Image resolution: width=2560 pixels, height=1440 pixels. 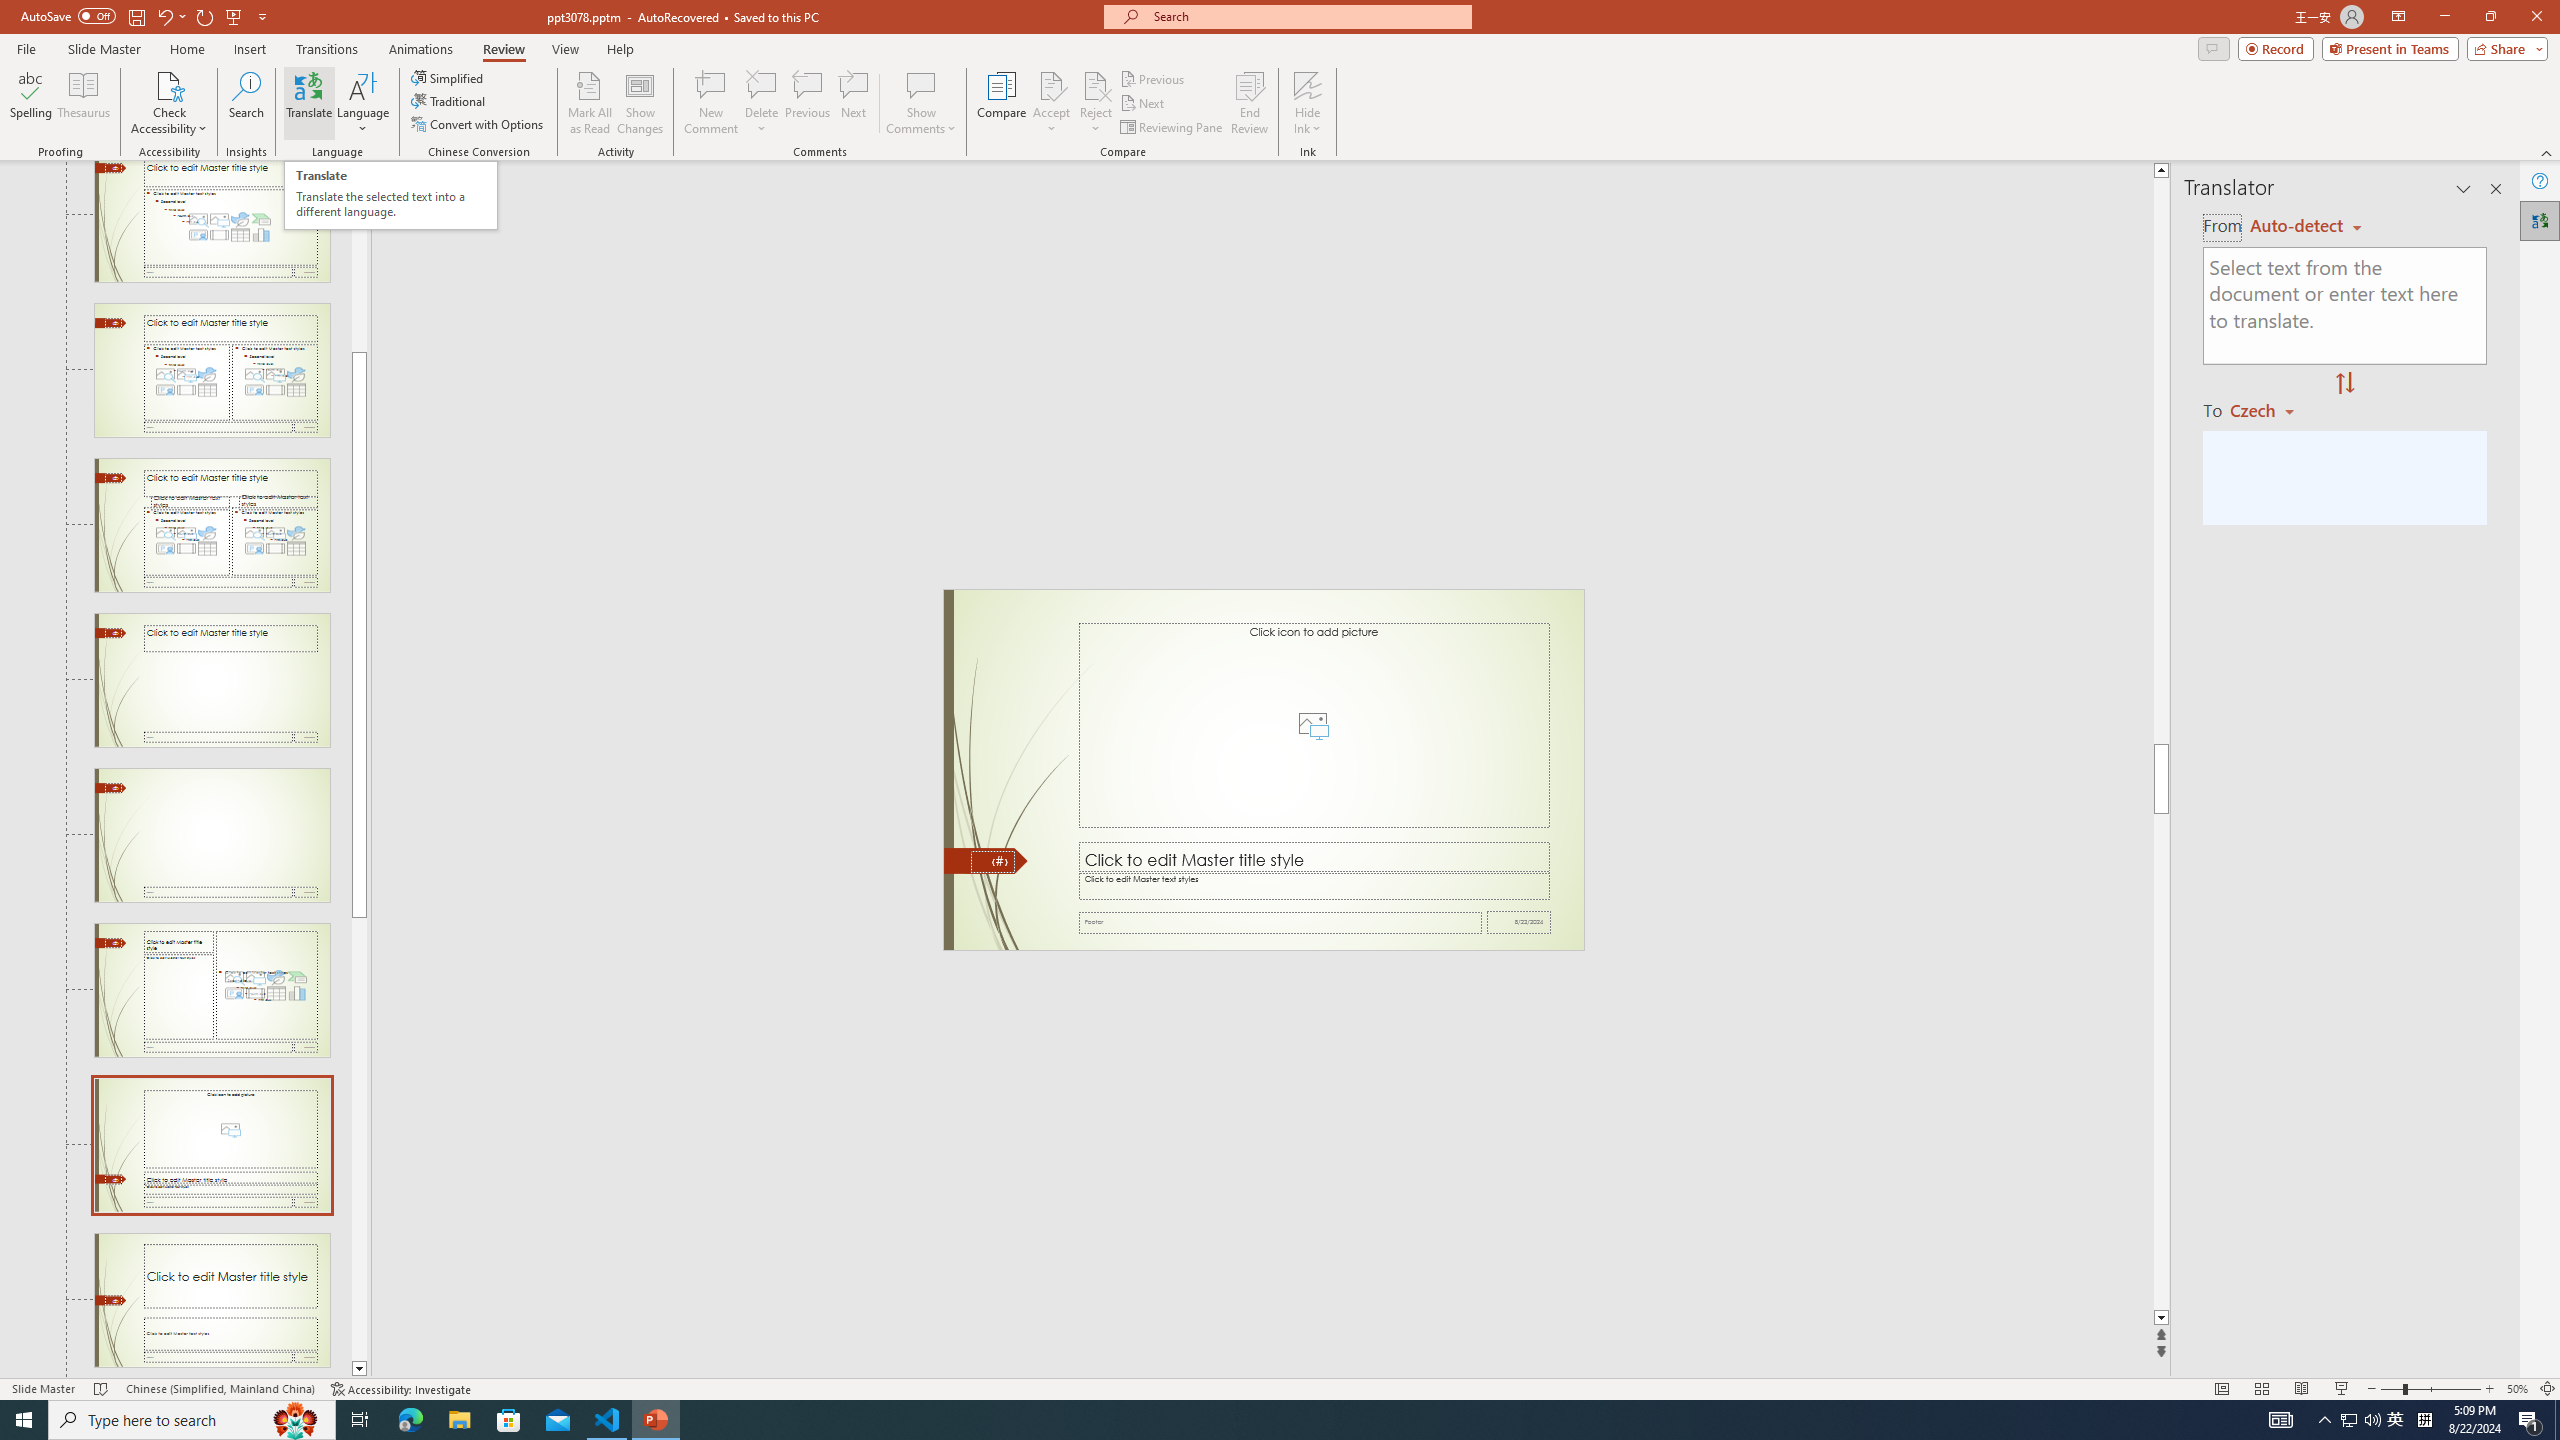 What do you see at coordinates (2343, 383) in the screenshot?
I see `'Swap "from" and "to" languages.'` at bounding box center [2343, 383].